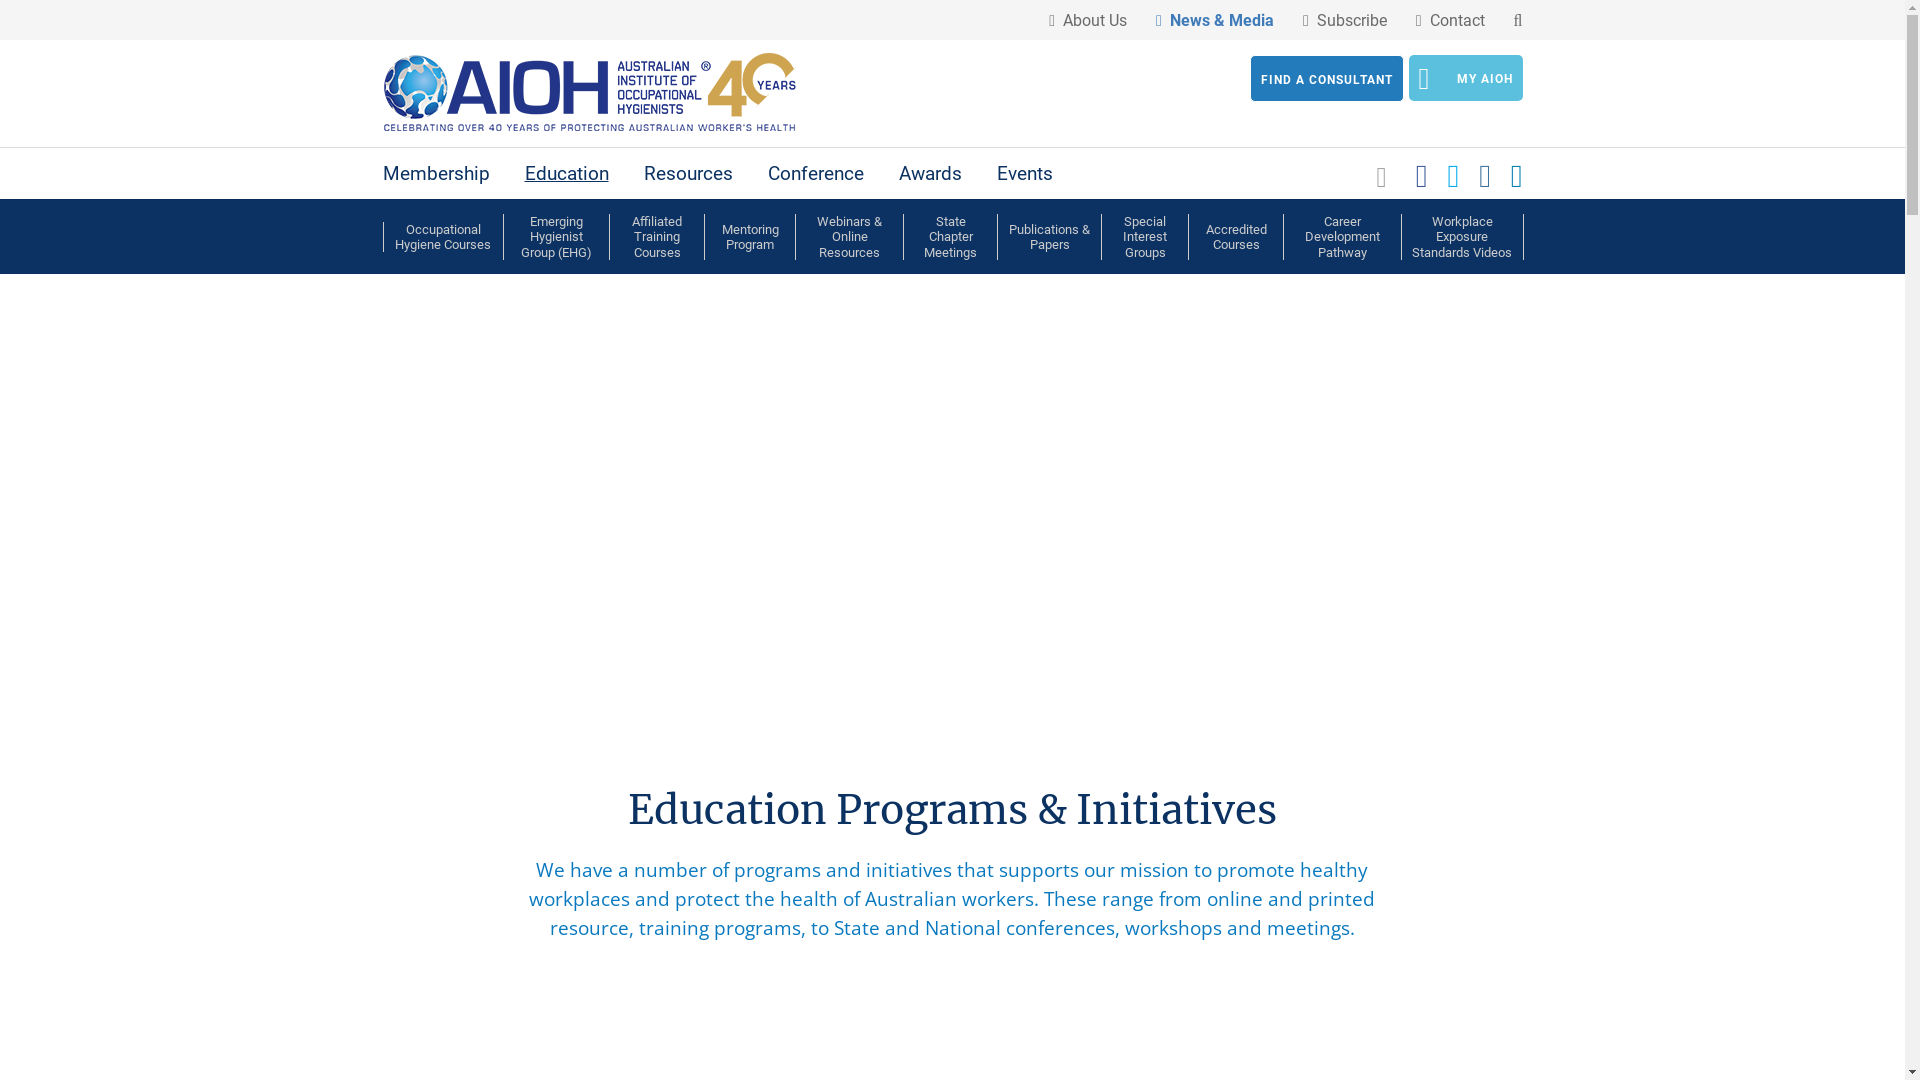 This screenshot has width=1920, height=1080. Describe the element at coordinates (1326, 77) in the screenshot. I see `'FIND A CONSULTANT'` at that location.